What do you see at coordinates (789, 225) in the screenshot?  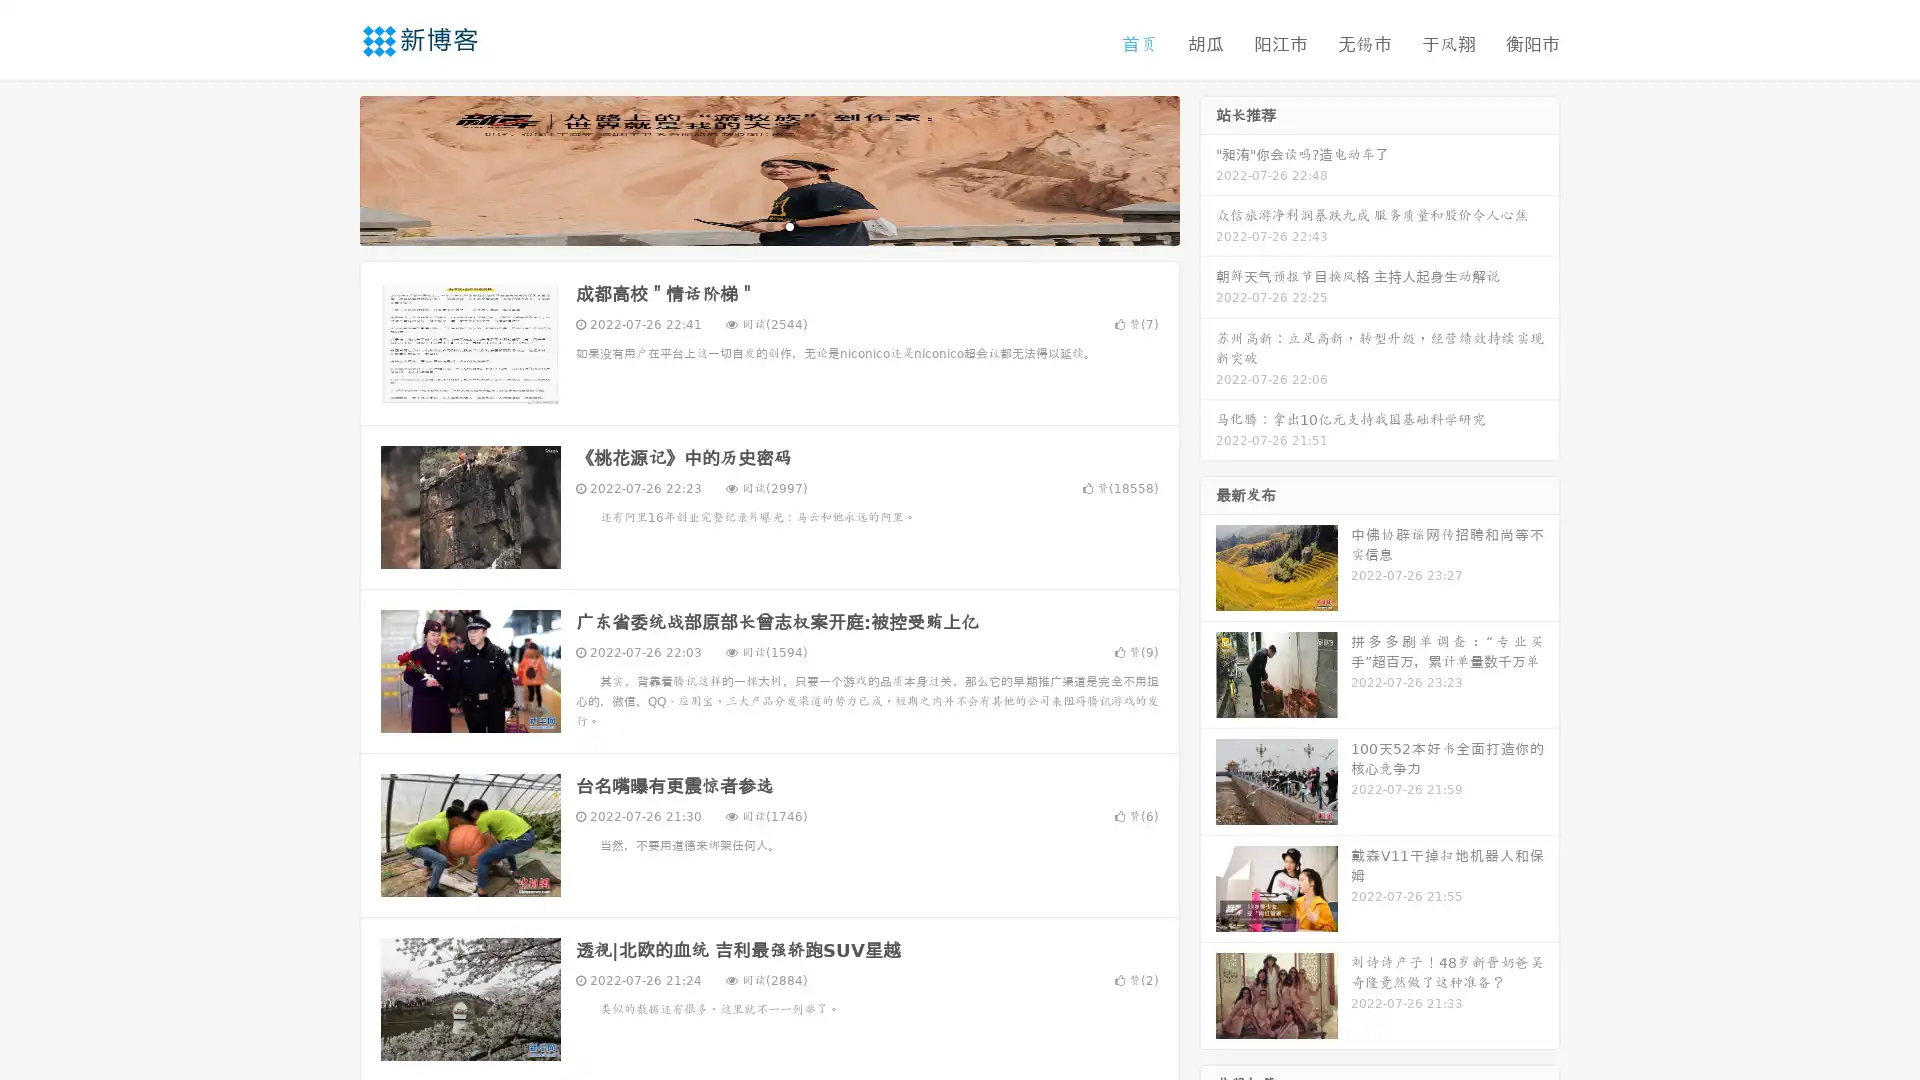 I see `Go to slide 3` at bounding box center [789, 225].